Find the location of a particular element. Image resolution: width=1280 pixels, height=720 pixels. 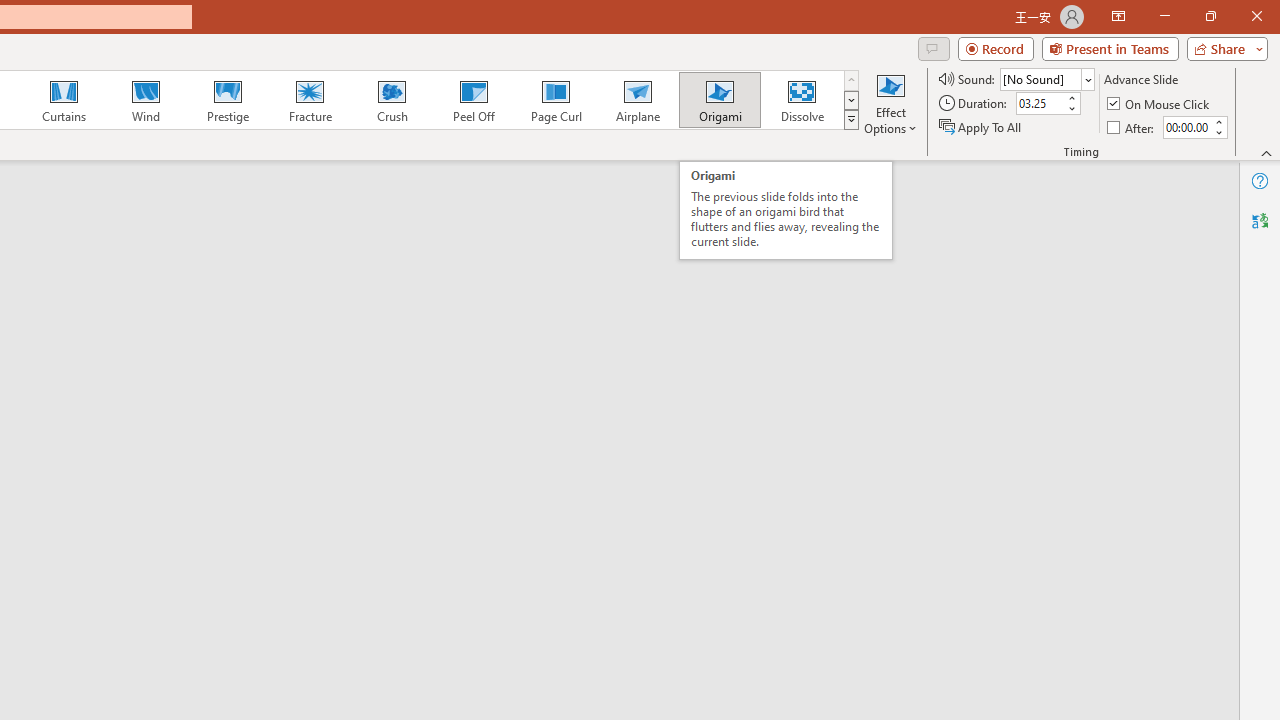

'Duration' is located at coordinates (1040, 103).